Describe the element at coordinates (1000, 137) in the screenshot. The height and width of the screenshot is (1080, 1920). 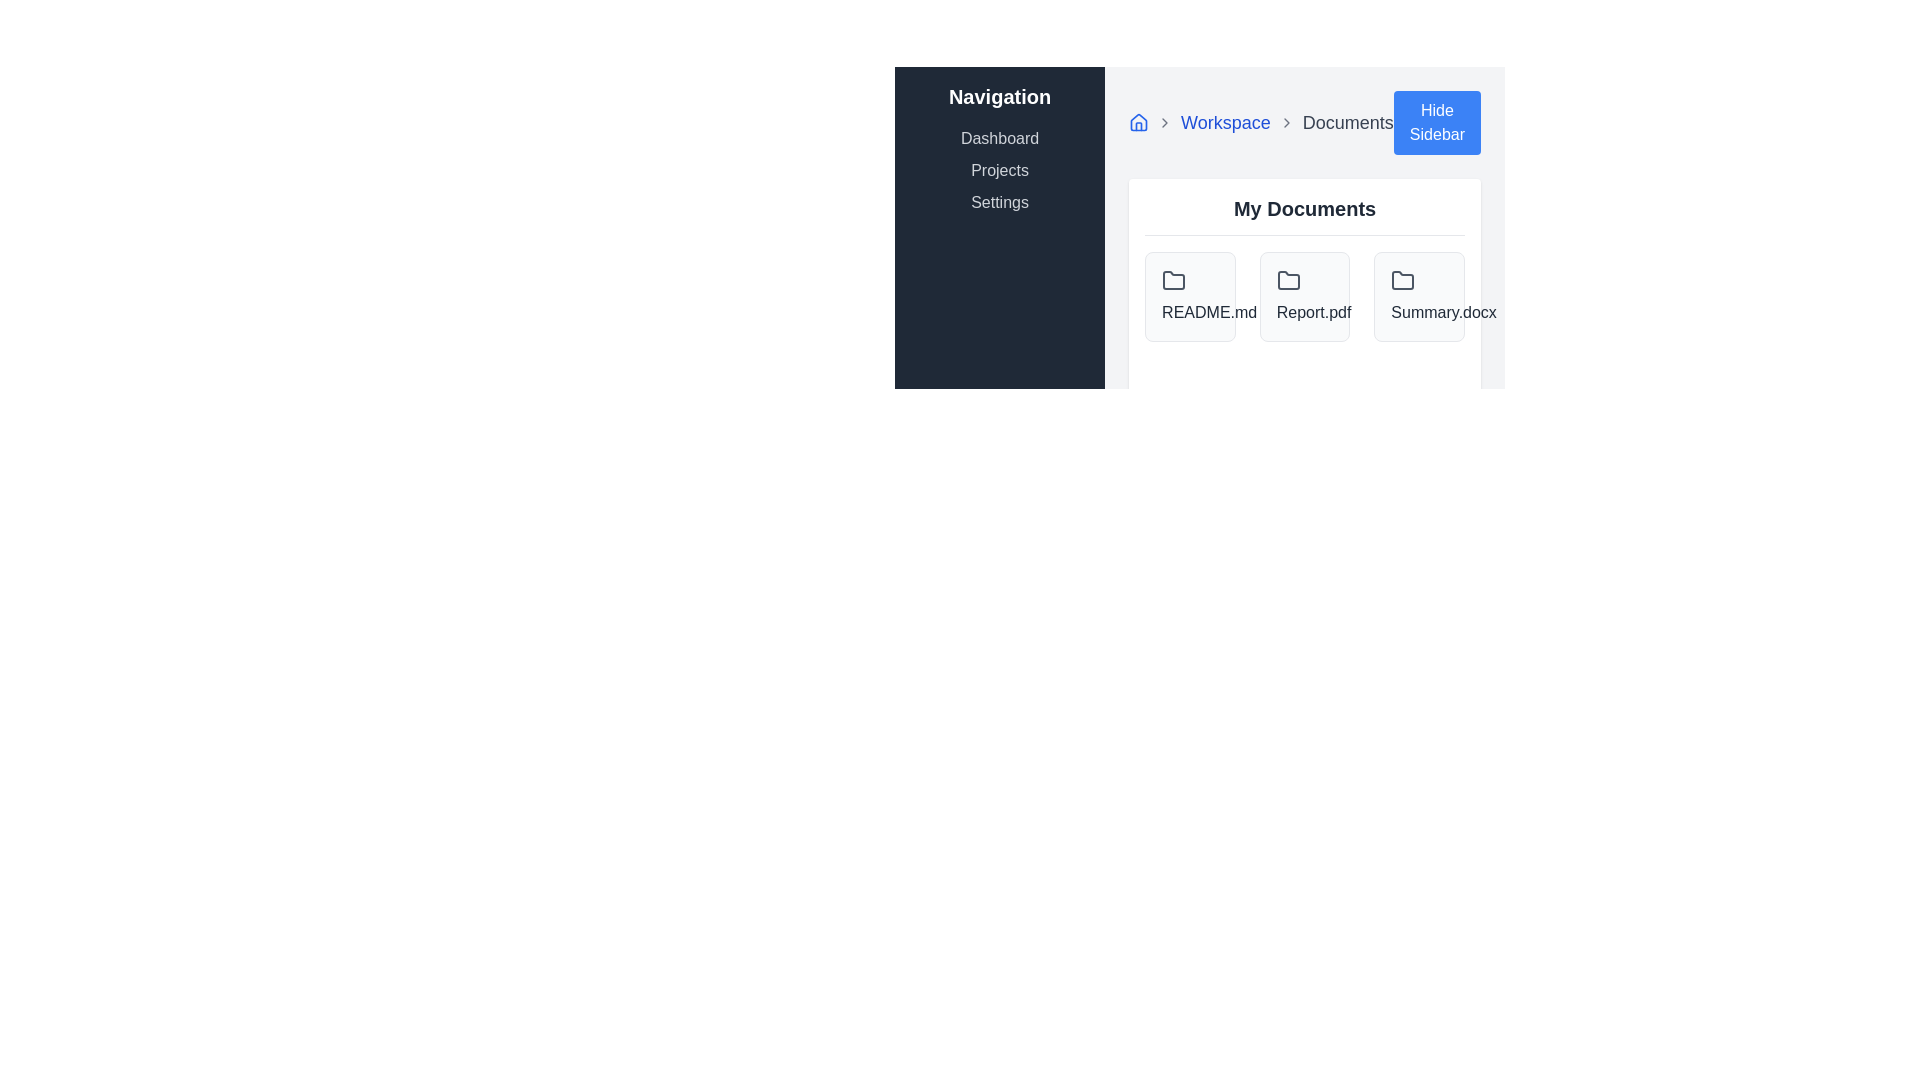
I see `the 'Dashboard' text label in the sidebar navigation menu, which is the first item below the 'Navigation' heading` at that location.